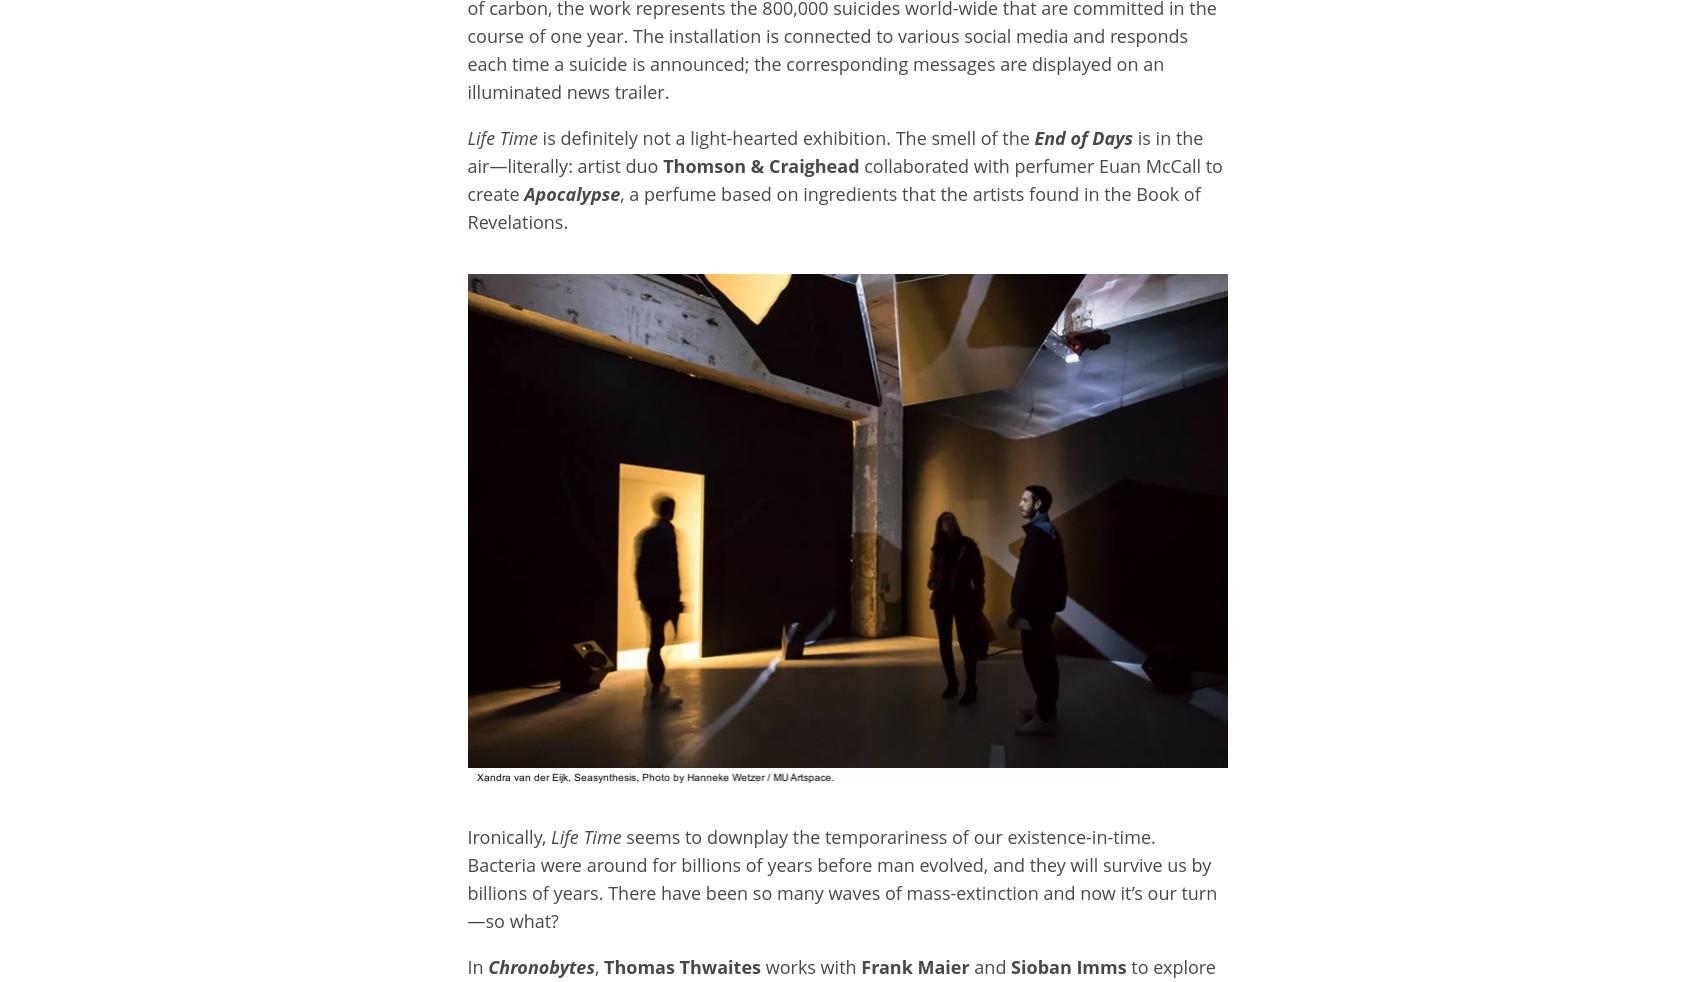  What do you see at coordinates (465, 151) in the screenshot?
I see `'is in the air—literally: artist duo'` at bounding box center [465, 151].